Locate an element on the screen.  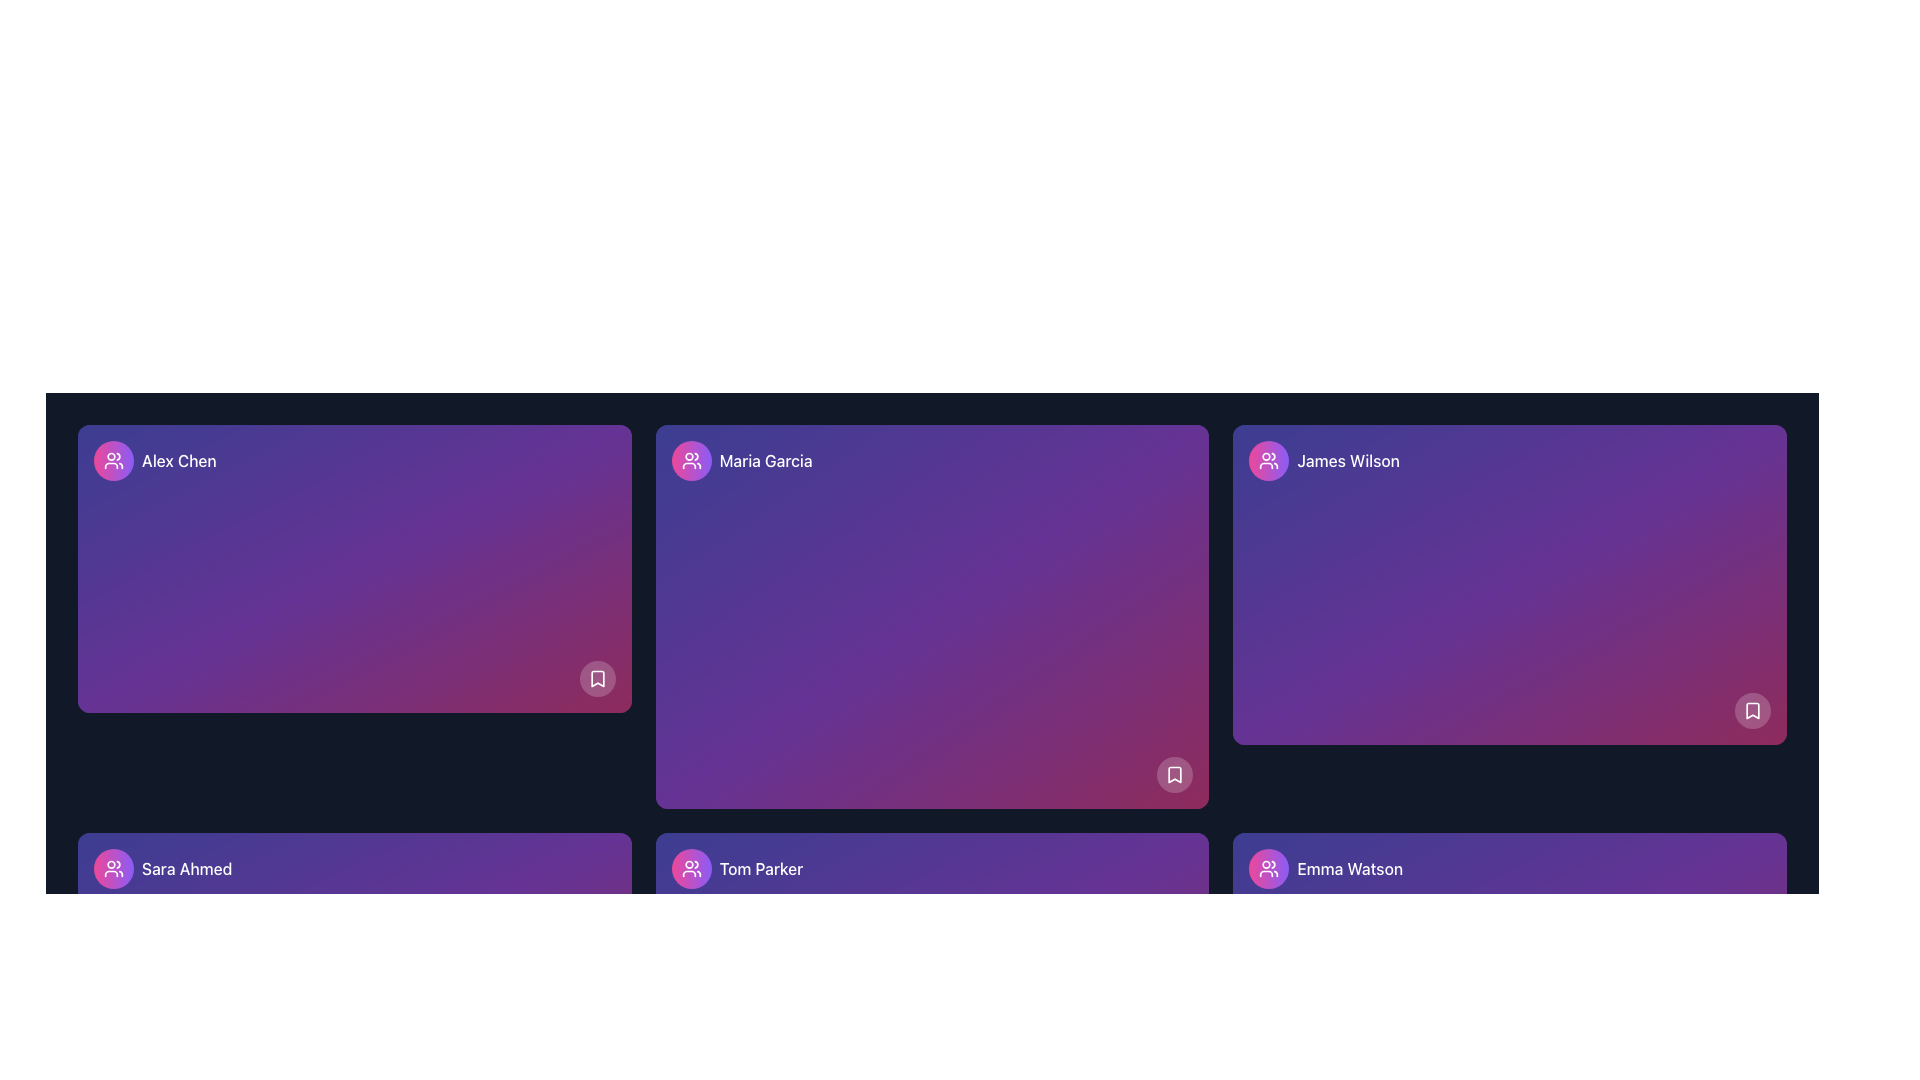
the bookmarking icon located in the bottom-right corner of the card displaying 'James Wilson' is located at coordinates (1751, 709).